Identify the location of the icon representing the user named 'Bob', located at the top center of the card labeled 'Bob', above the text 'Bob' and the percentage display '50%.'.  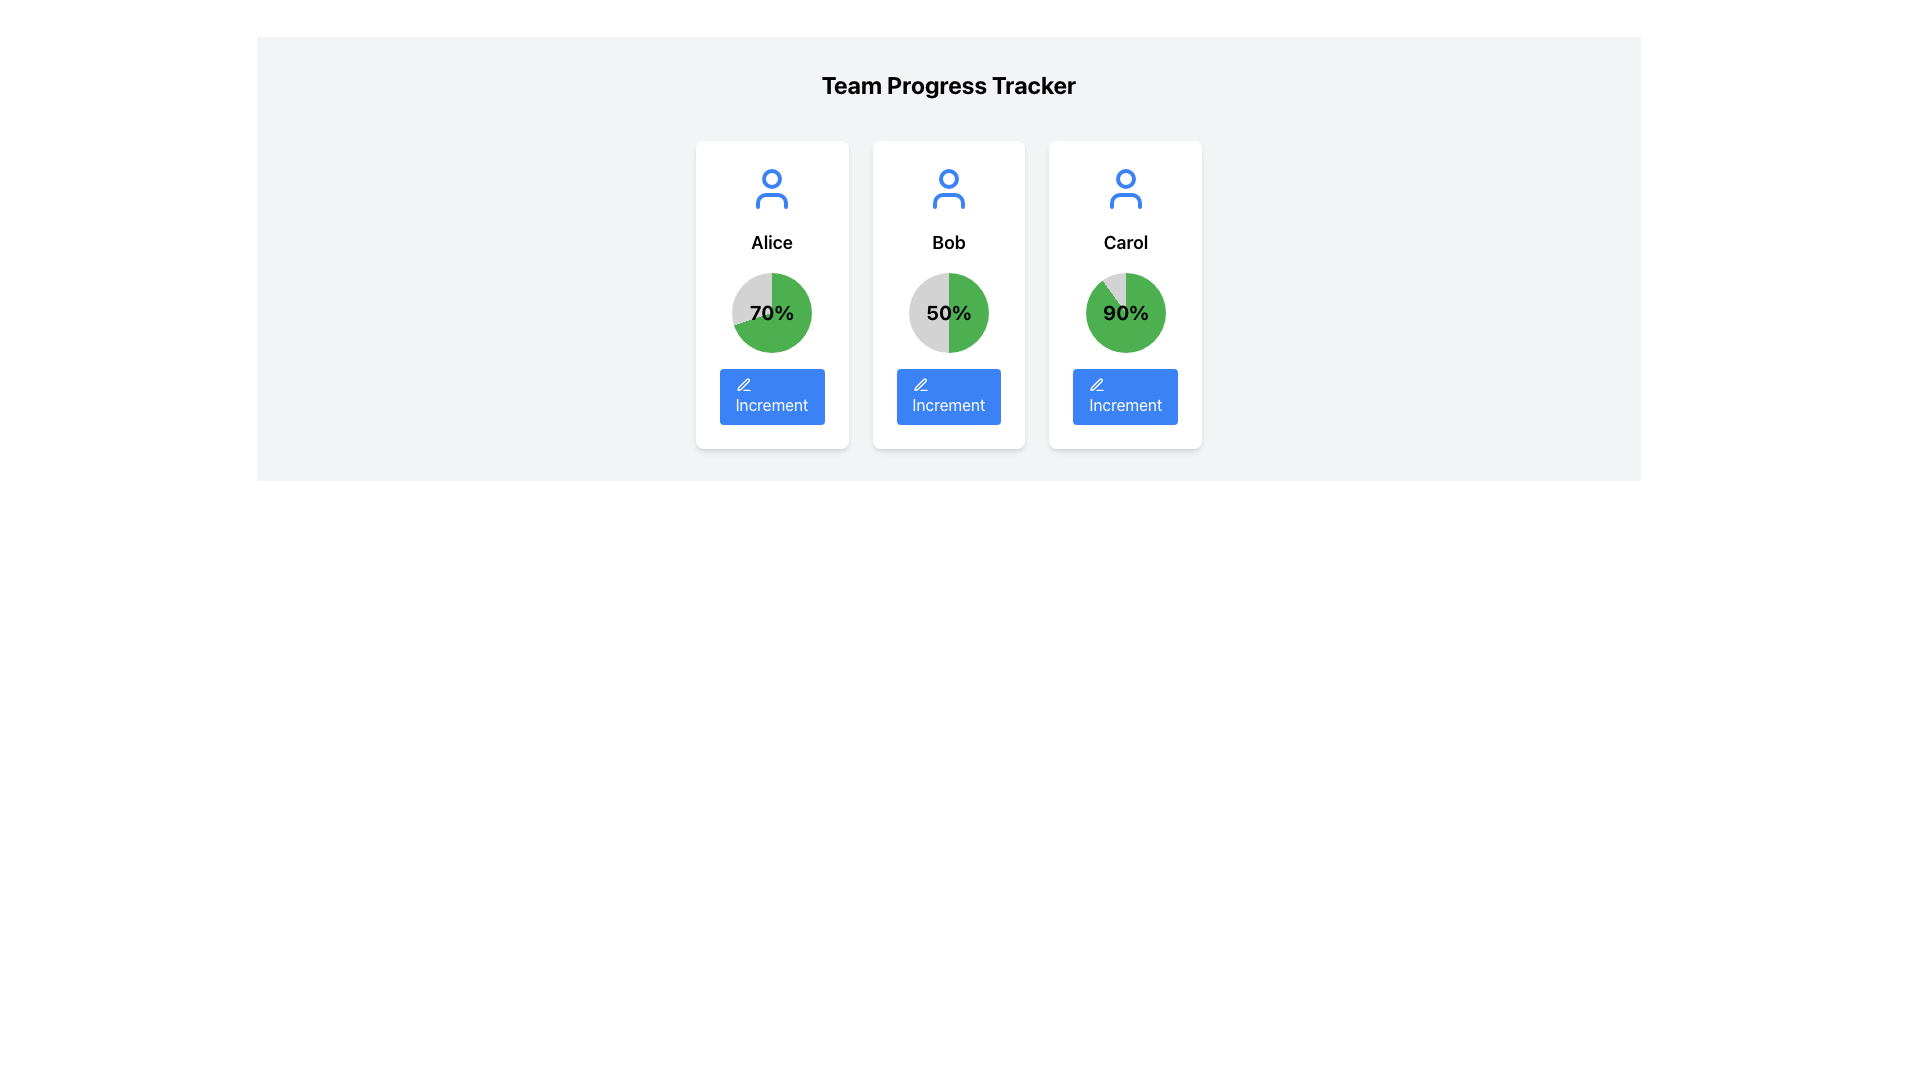
(948, 189).